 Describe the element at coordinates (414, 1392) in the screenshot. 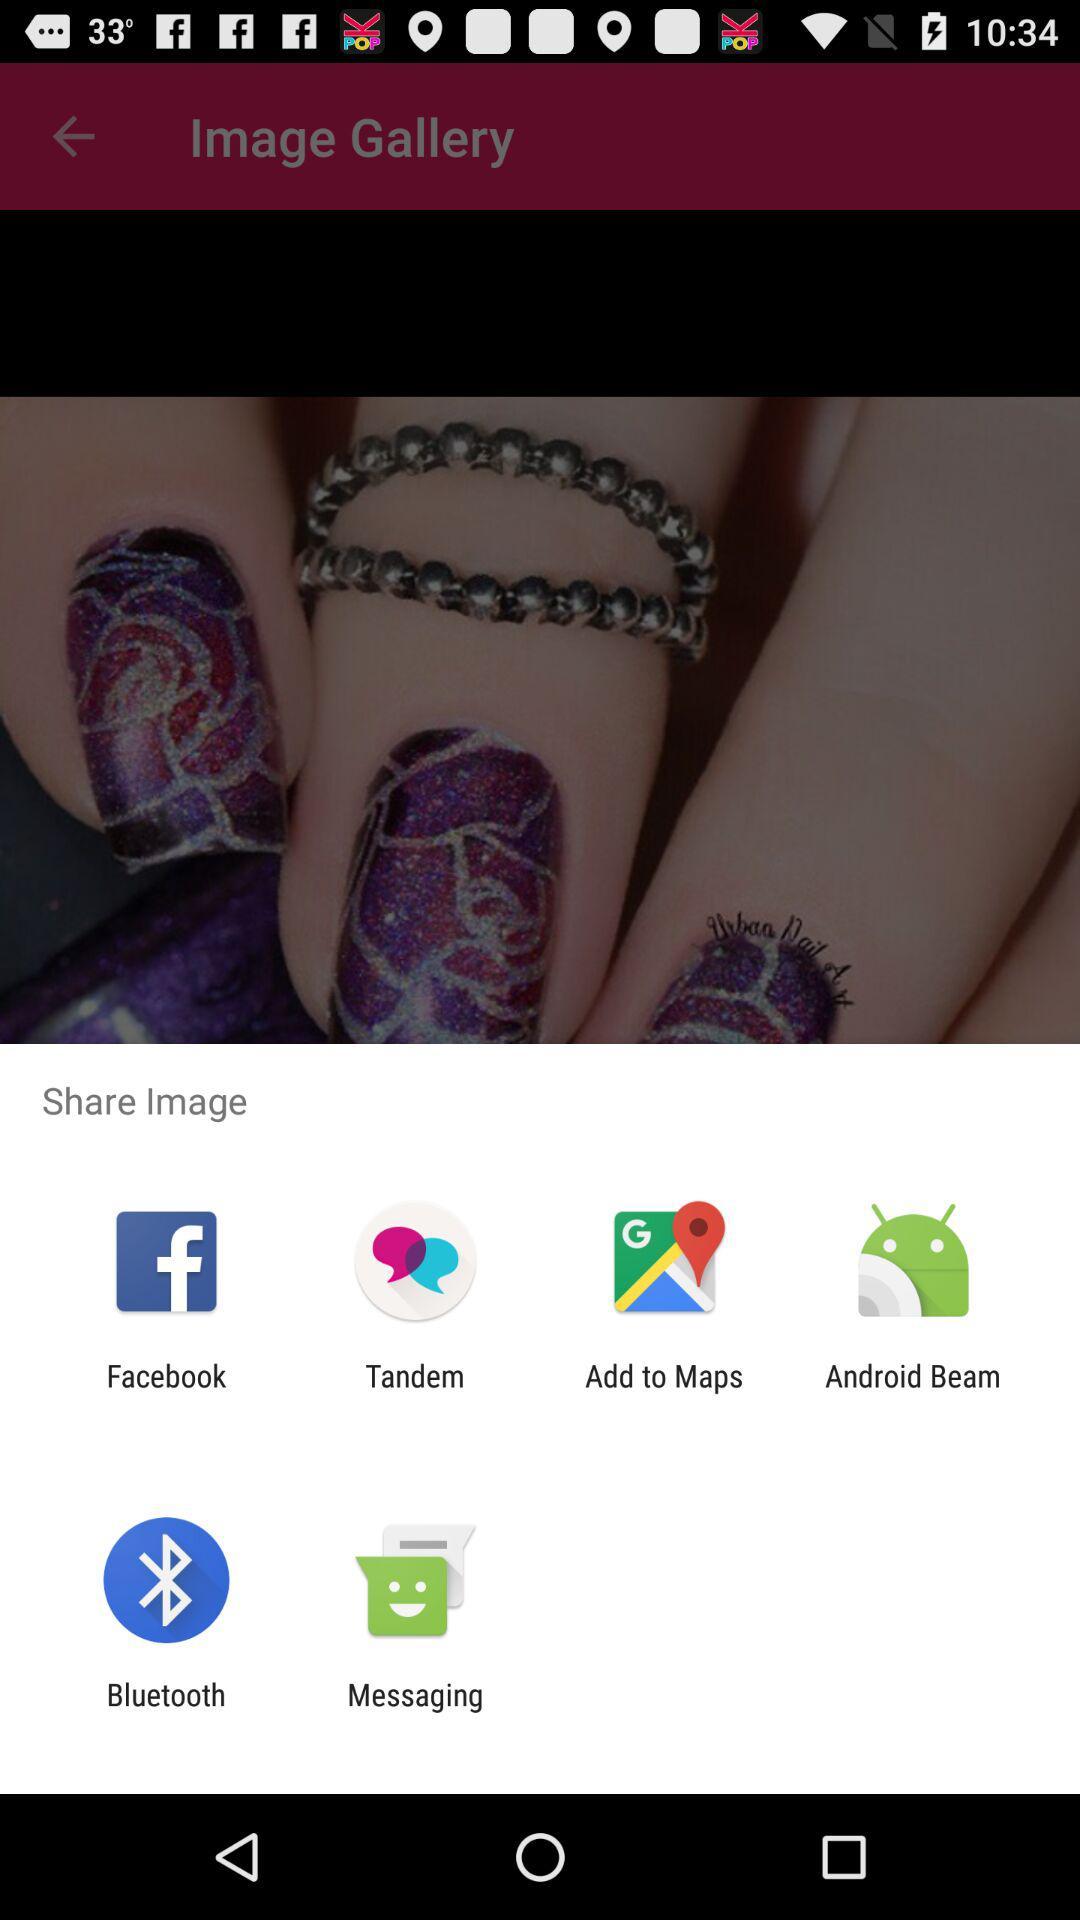

I see `tandem icon` at that location.